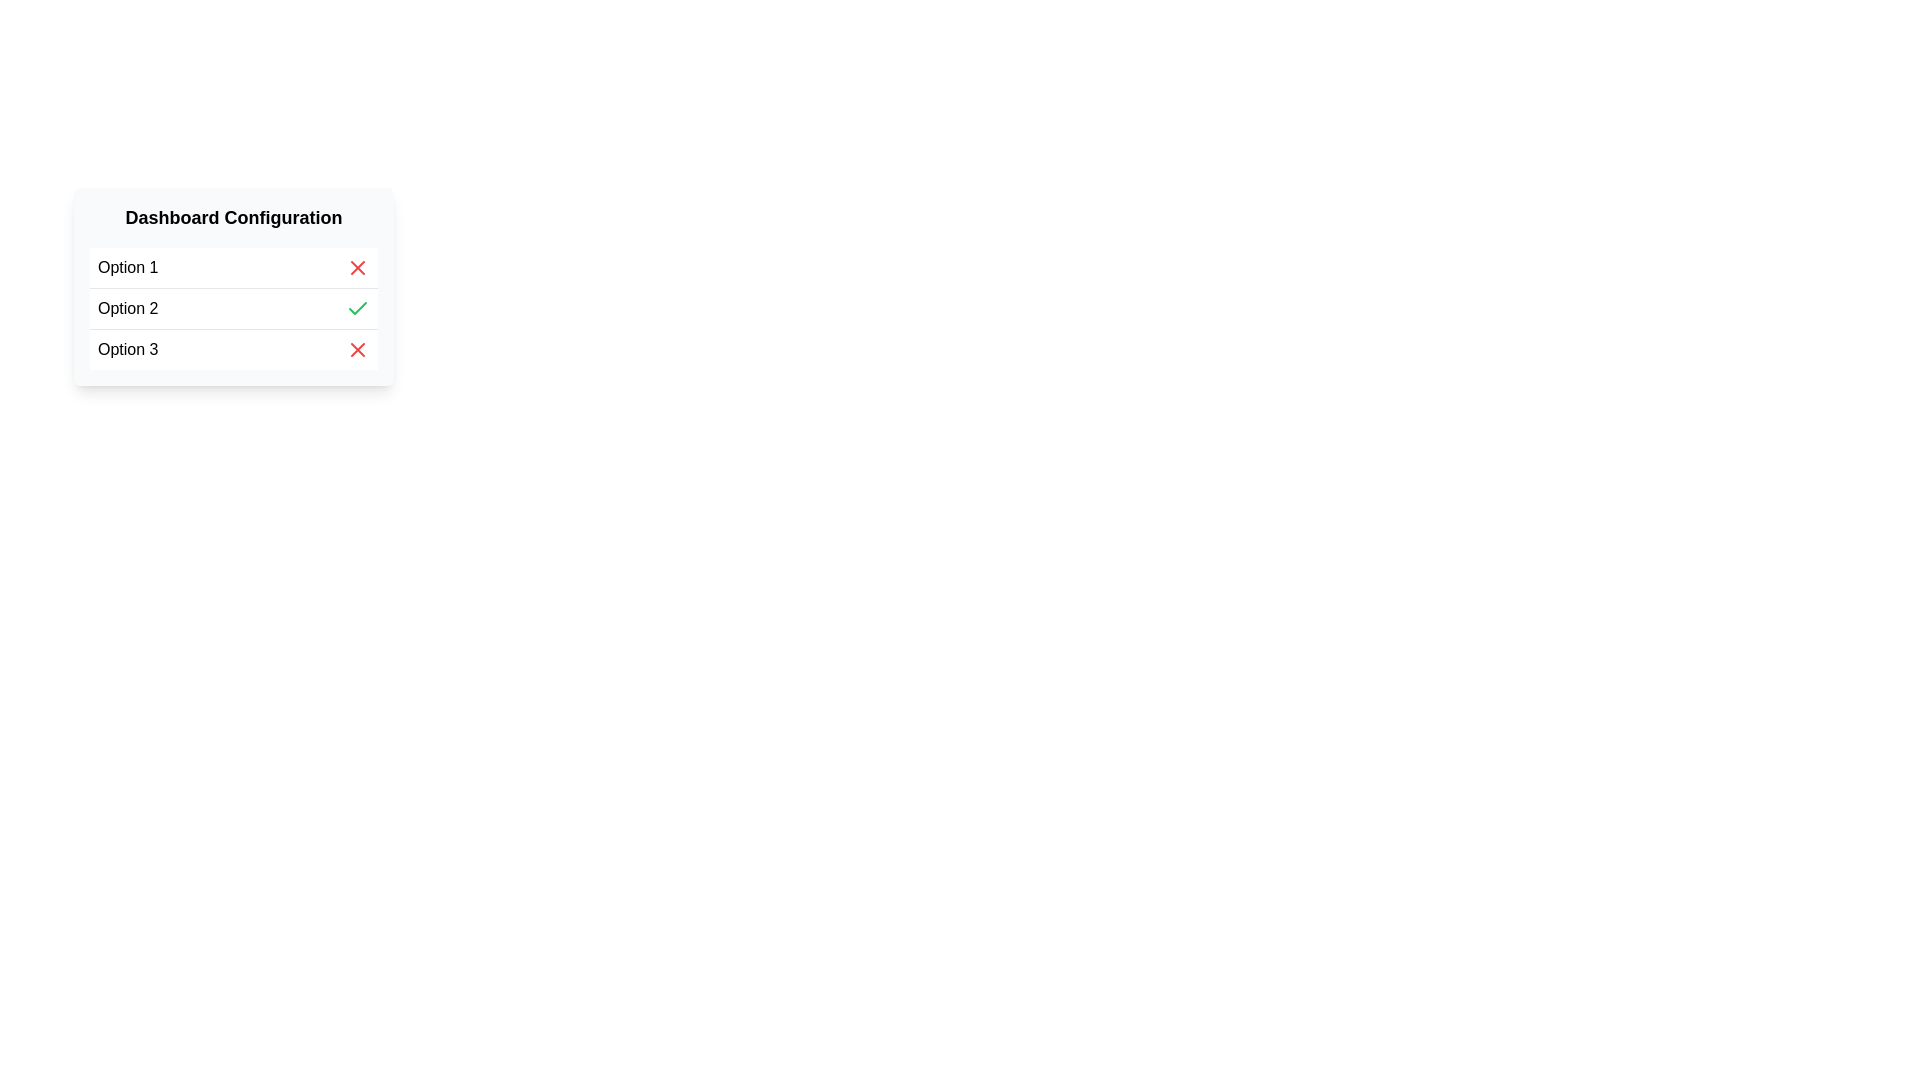 This screenshot has height=1080, width=1920. Describe the element at coordinates (358, 308) in the screenshot. I see `the check mark SVG icon located at the far right of the second row labeled 'Option 2' in the 'Dashboard Configuration' list to interact with it` at that location.